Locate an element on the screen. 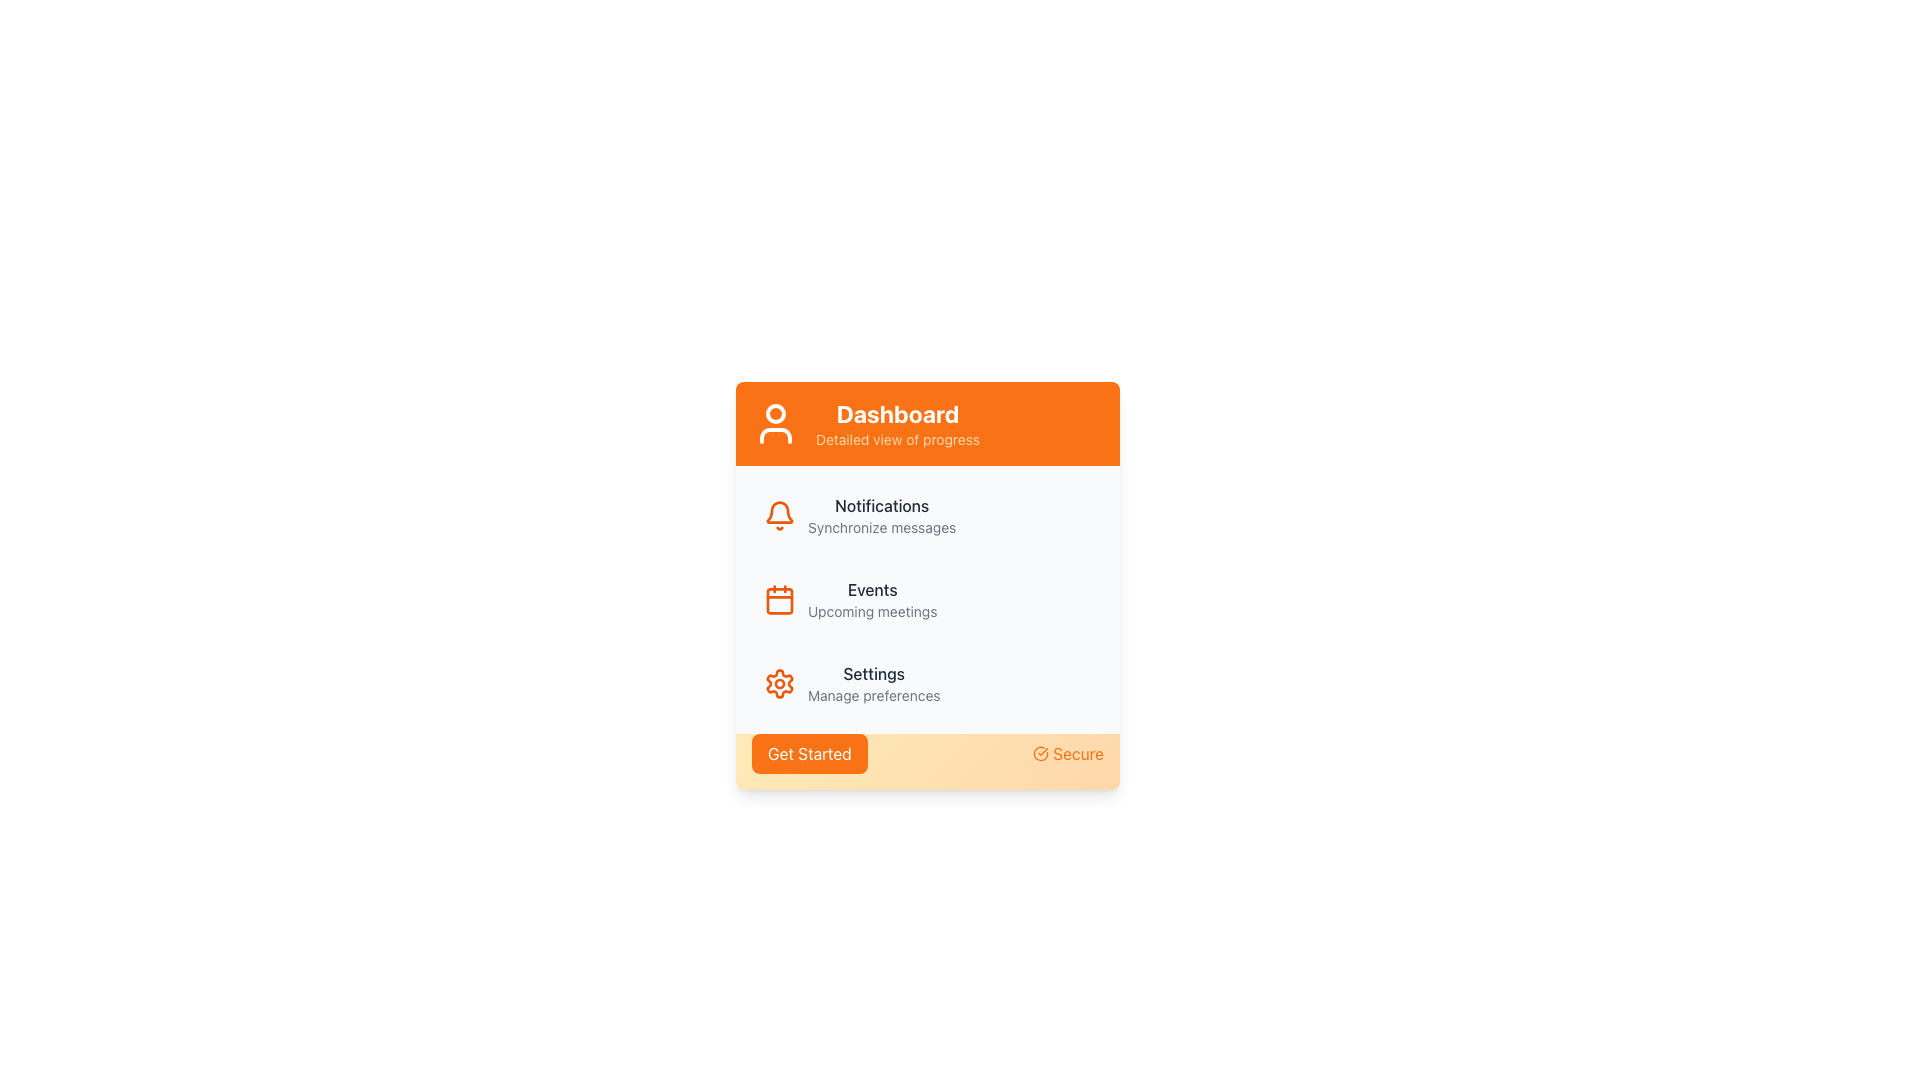 The width and height of the screenshot is (1920, 1080). the 'Notifications' button located in the vertical menu beneath the 'Dashboard' header is located at coordinates (926, 515).